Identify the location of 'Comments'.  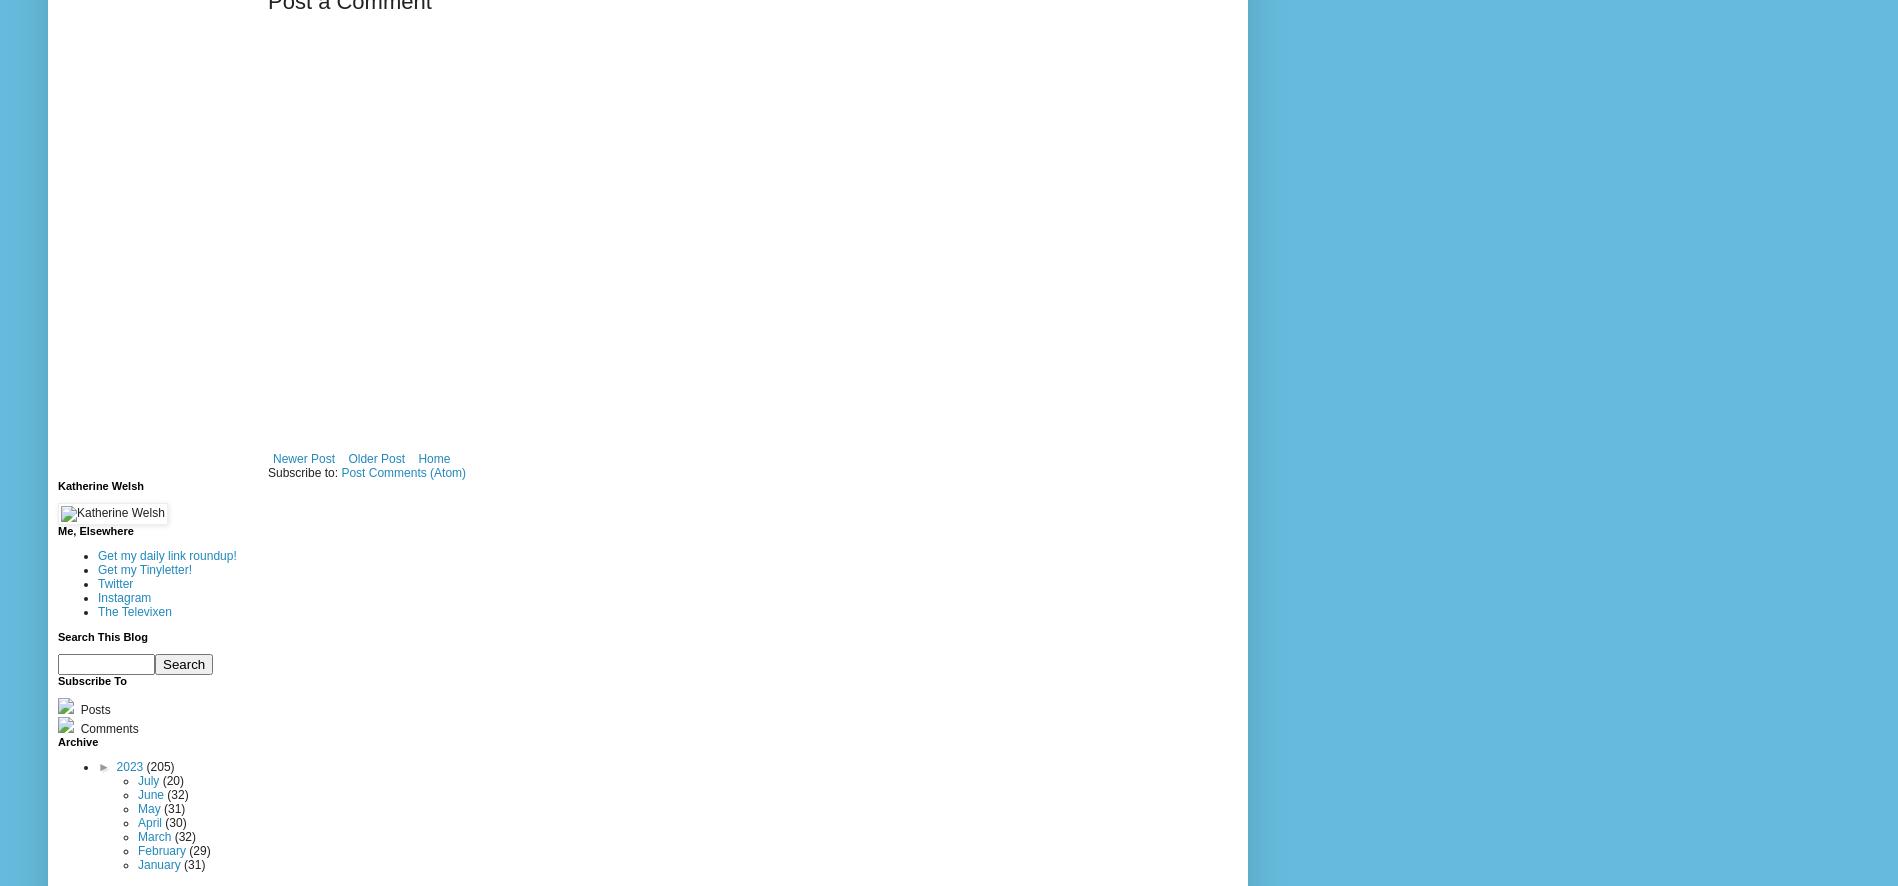
(107, 729).